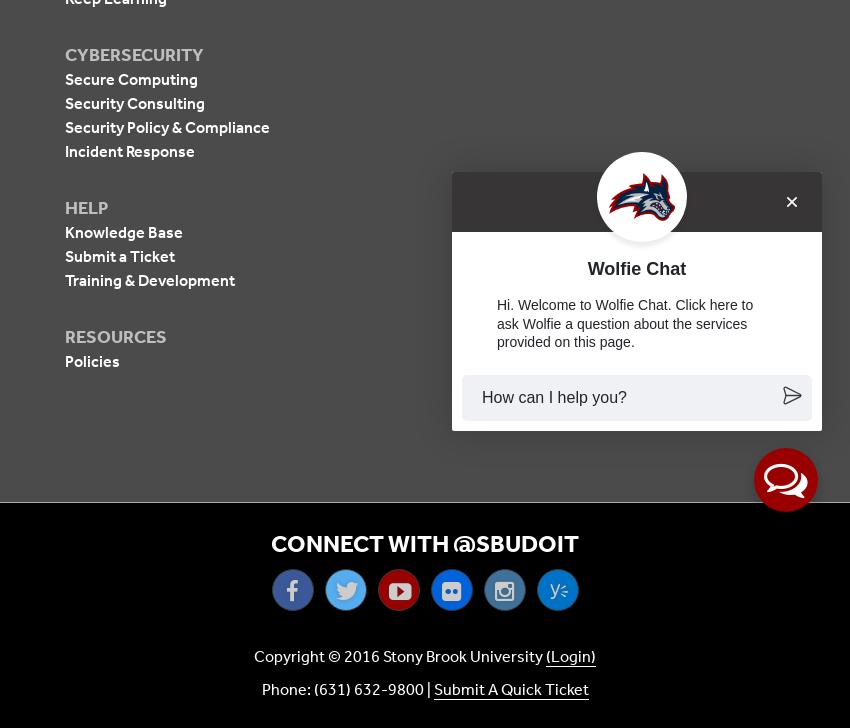 The width and height of the screenshot is (850, 728). What do you see at coordinates (510, 689) in the screenshot?
I see `'Submit A Quick Ticket'` at bounding box center [510, 689].